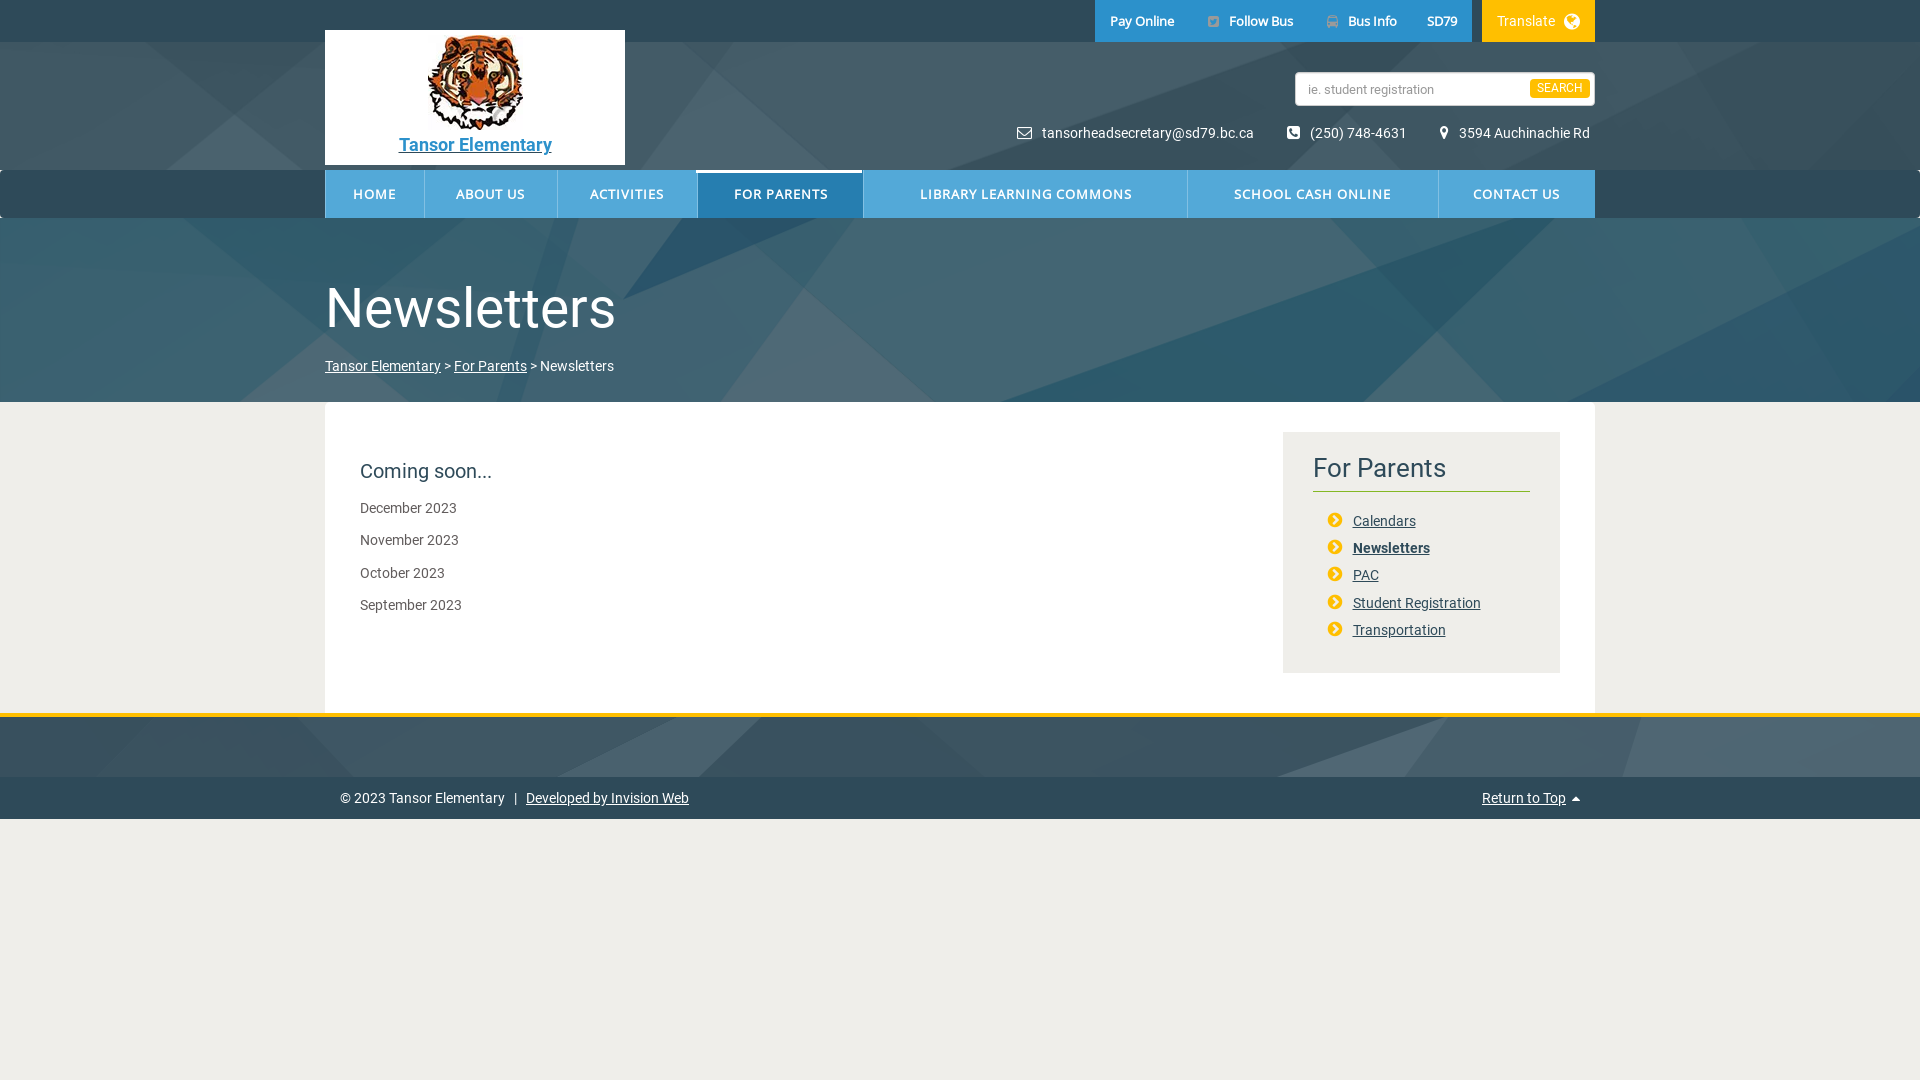 This screenshot has width=1920, height=1080. What do you see at coordinates (1142, 20) in the screenshot?
I see `'Pay Online'` at bounding box center [1142, 20].